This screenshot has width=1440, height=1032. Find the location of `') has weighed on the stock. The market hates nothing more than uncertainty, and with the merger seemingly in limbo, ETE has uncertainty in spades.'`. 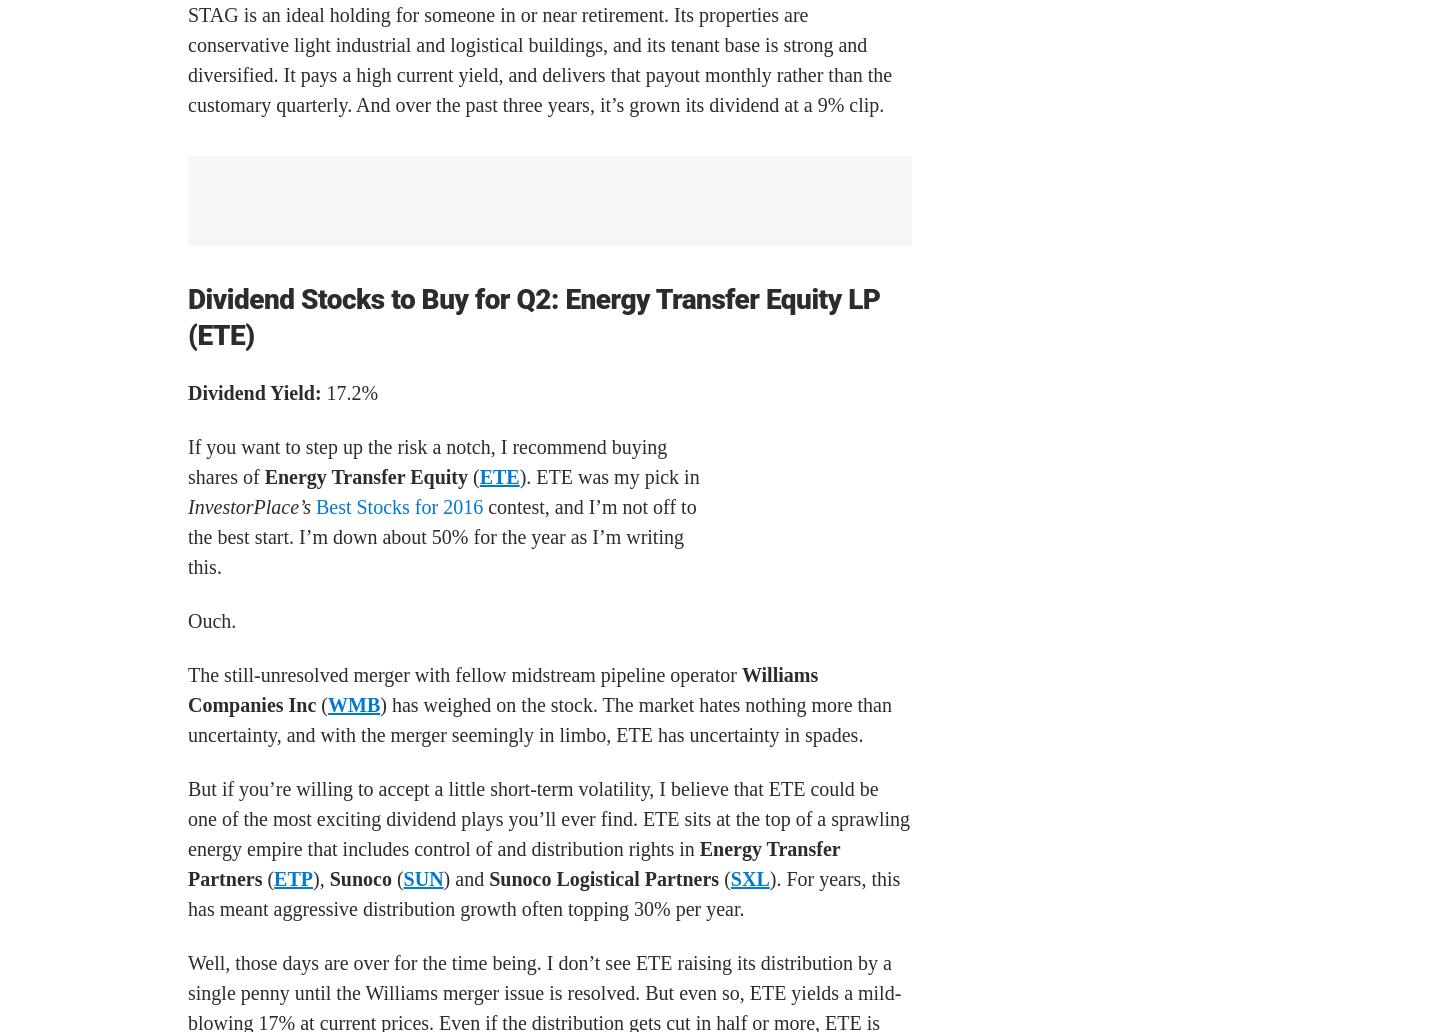

') has weighed on the stock. The market hates nothing more than uncertainty, and with the merger seemingly in limbo, ETE has uncertainty in spades.' is located at coordinates (538, 719).